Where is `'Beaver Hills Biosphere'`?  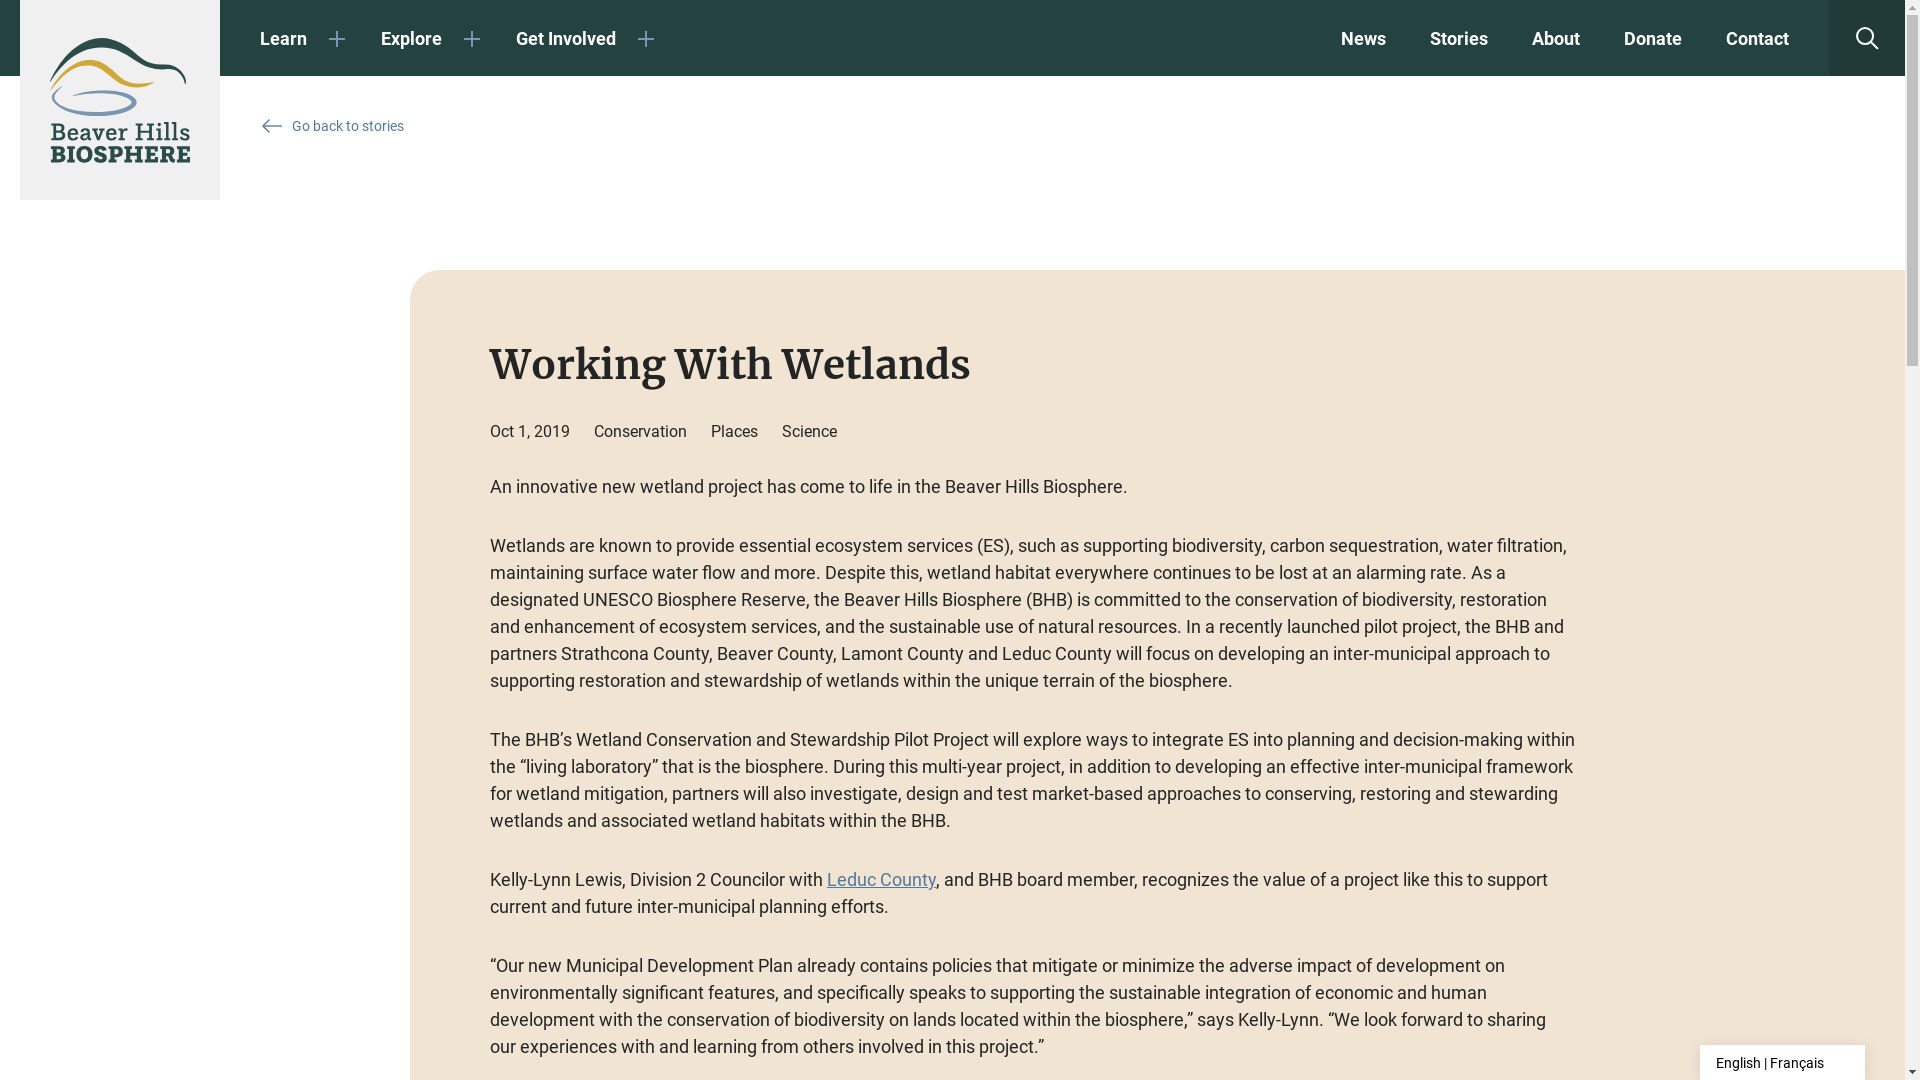
'Beaver Hills Biosphere' is located at coordinates (19, 100).